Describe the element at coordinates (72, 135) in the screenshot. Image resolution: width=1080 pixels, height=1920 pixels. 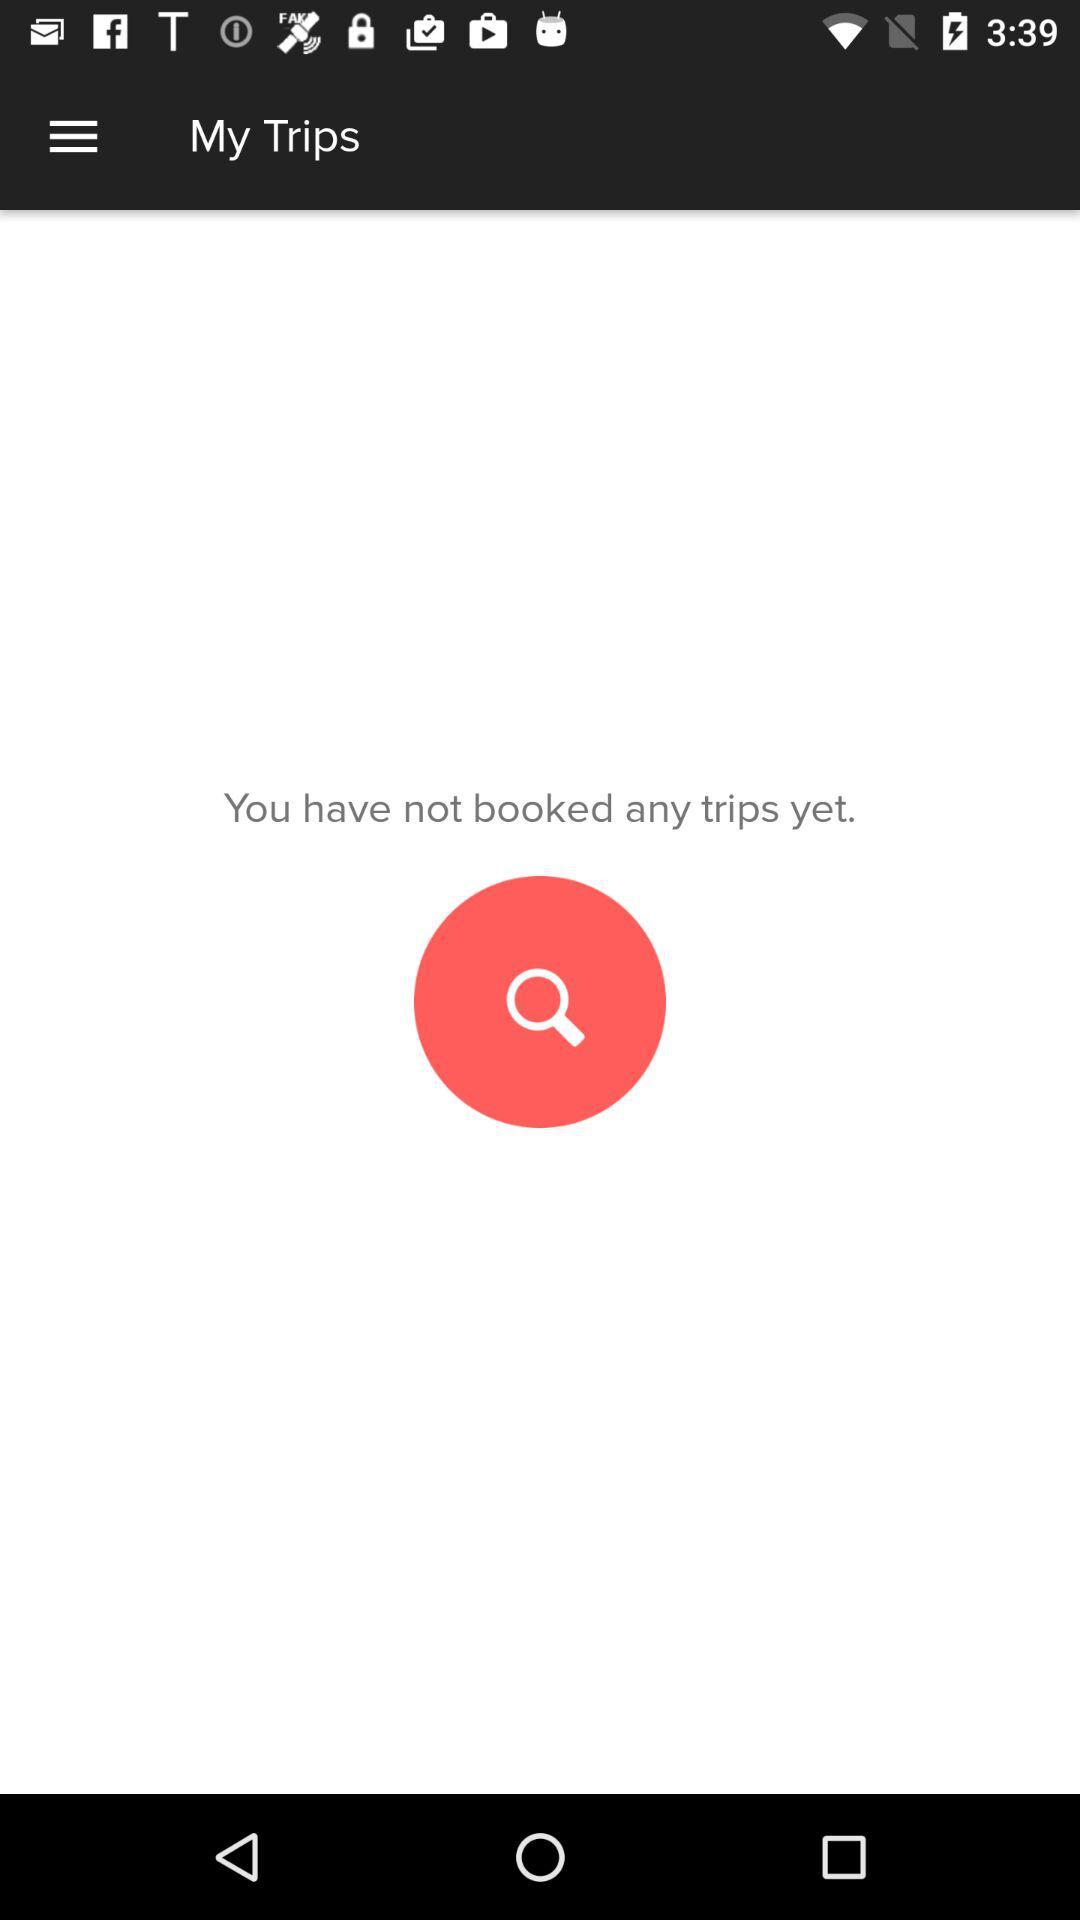
I see `icon next to the my trips item` at that location.